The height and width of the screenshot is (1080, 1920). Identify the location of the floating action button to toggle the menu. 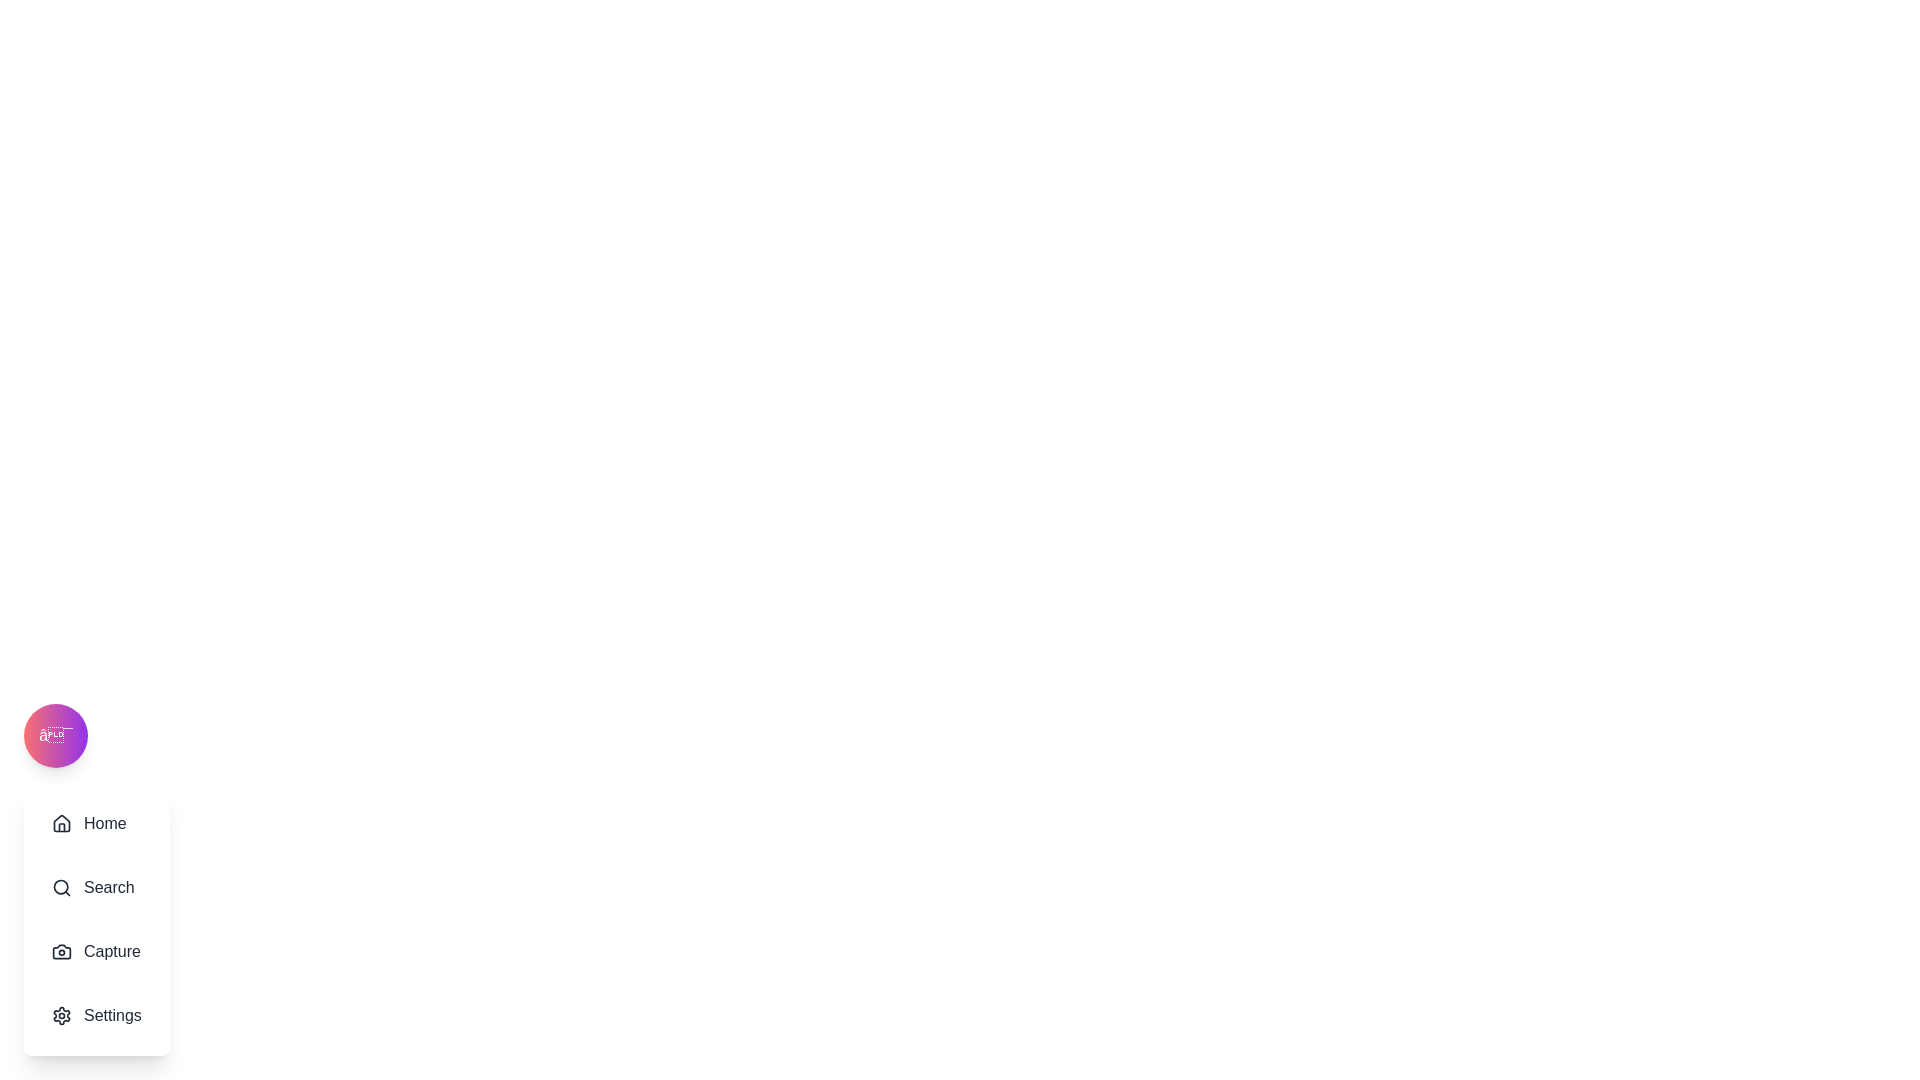
(56, 736).